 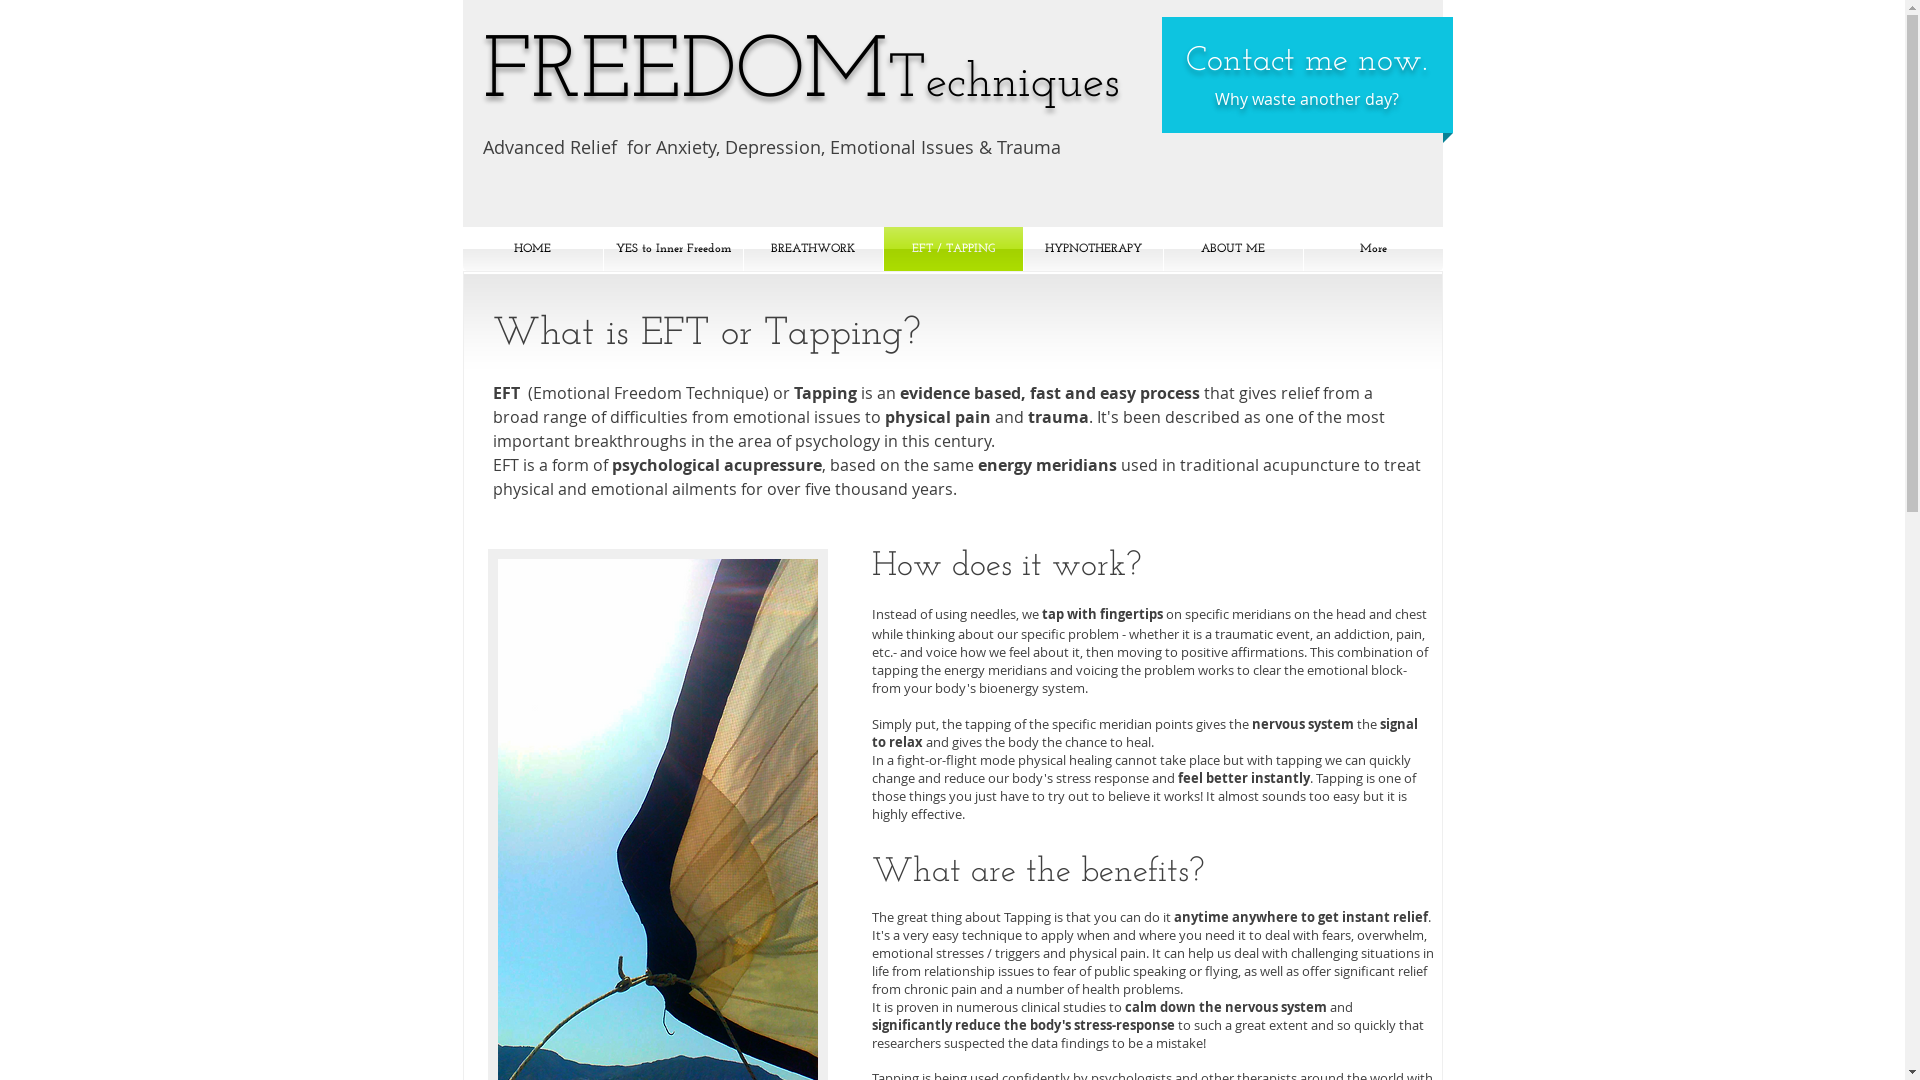 What do you see at coordinates (813, 248) in the screenshot?
I see `'BREATHWORK'` at bounding box center [813, 248].